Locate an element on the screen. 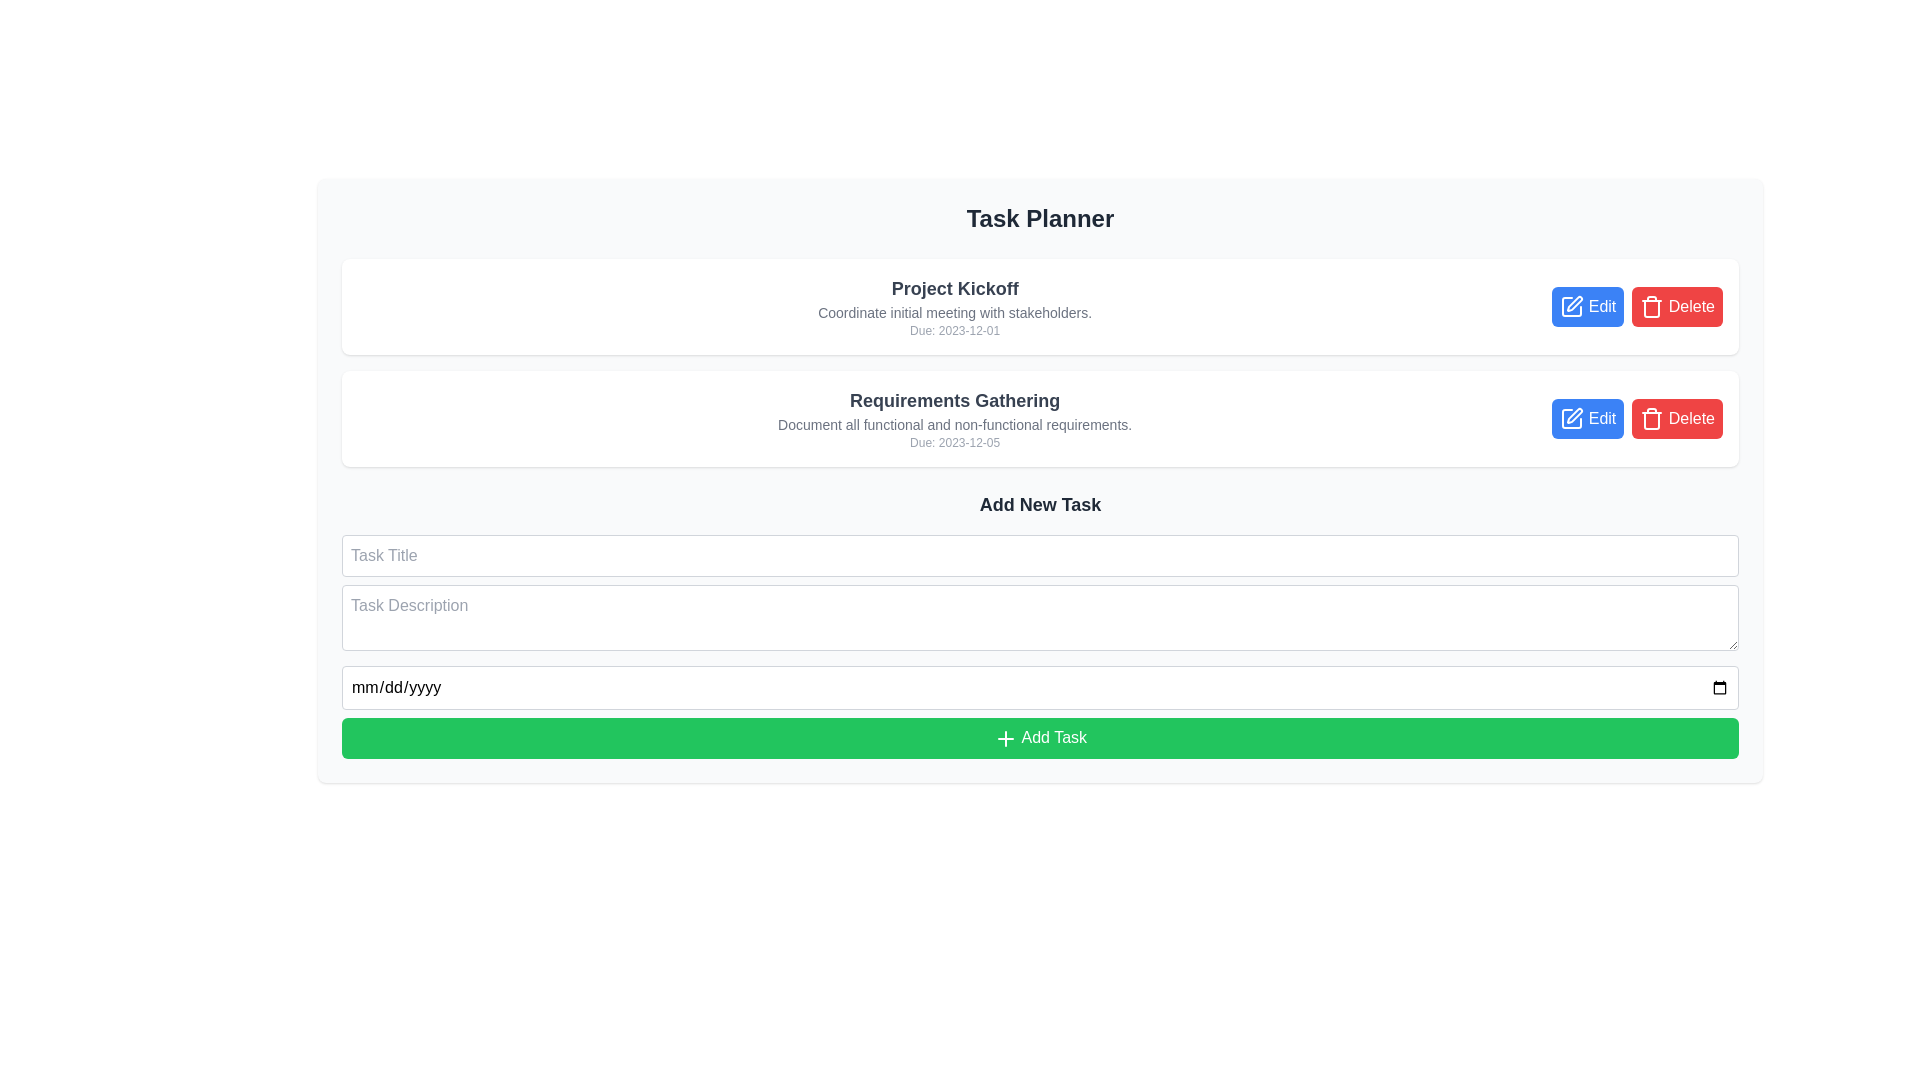 Image resolution: width=1920 pixels, height=1080 pixels. the green 'Add Task' button, which features white text and a '+' icon, located centrally below three input fields is located at coordinates (1040, 738).